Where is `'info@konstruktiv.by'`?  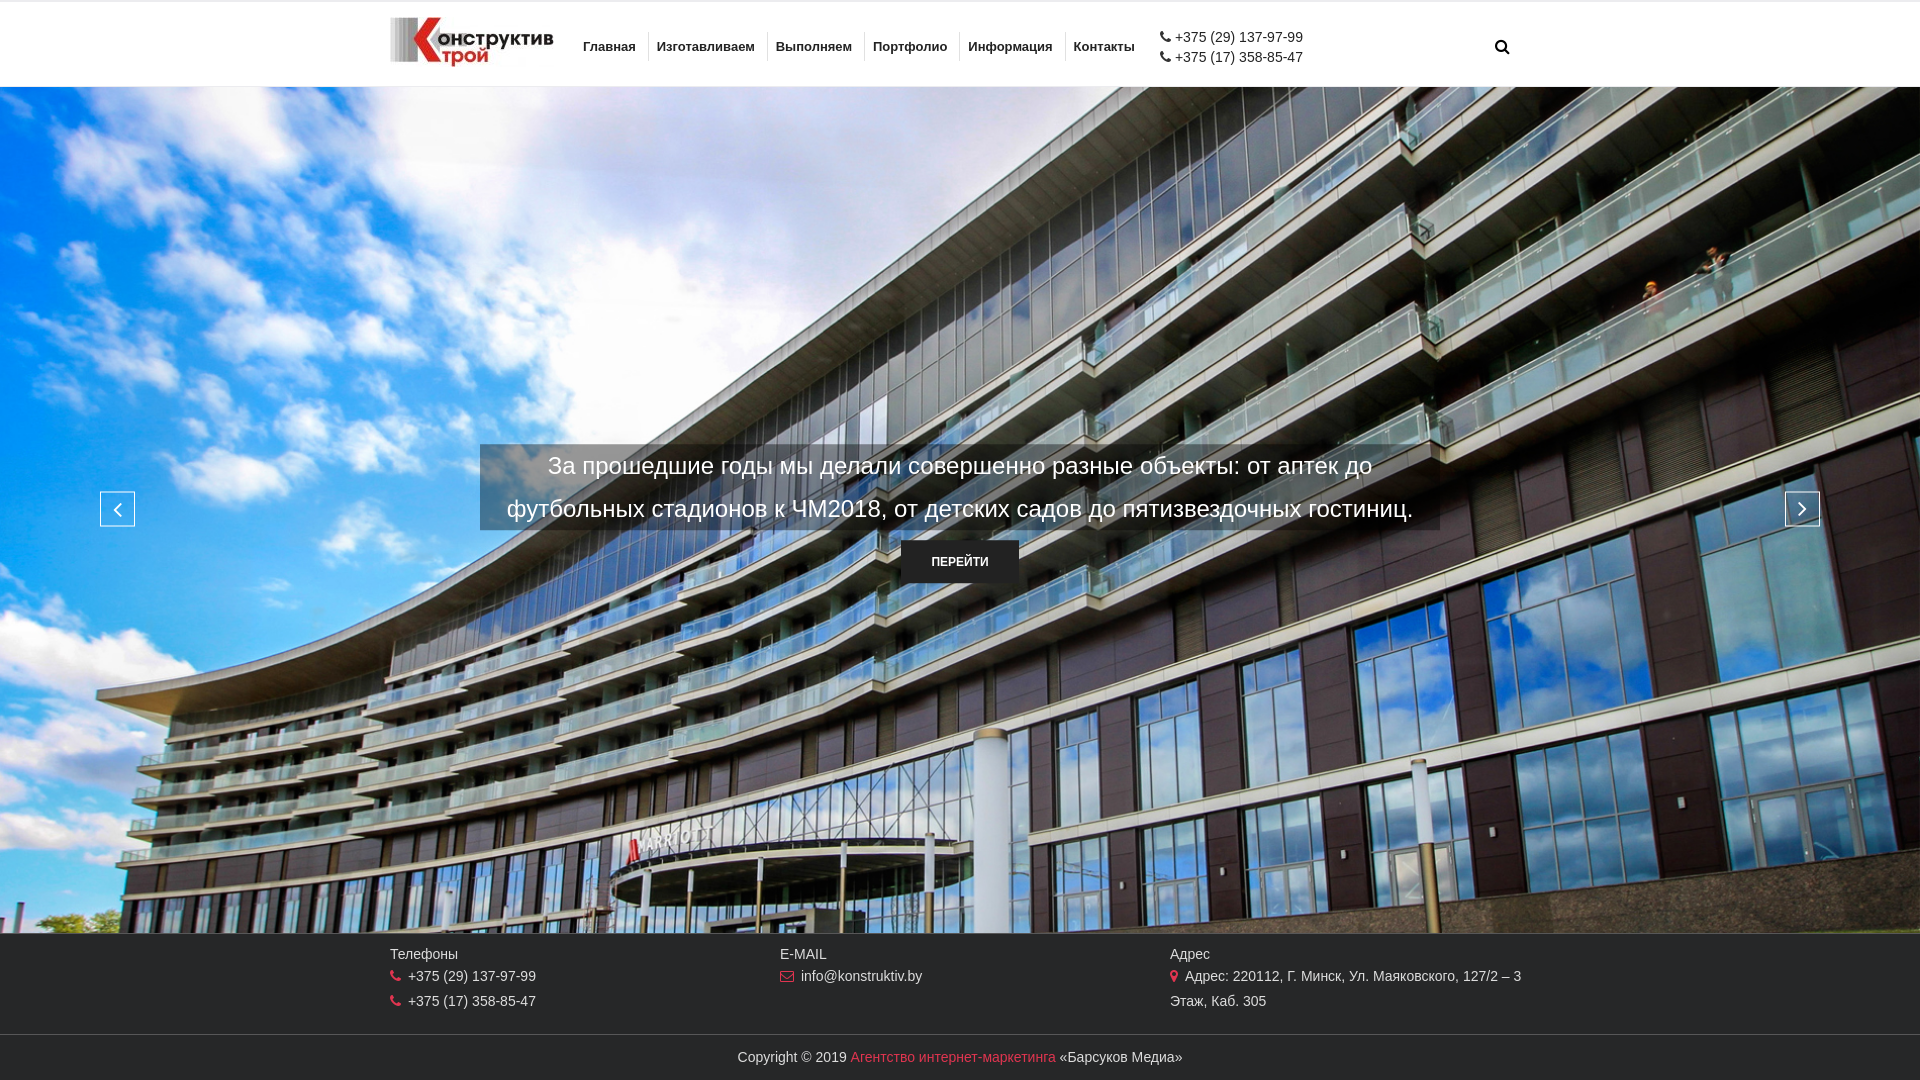 'info@konstruktiv.by' is located at coordinates (801, 974).